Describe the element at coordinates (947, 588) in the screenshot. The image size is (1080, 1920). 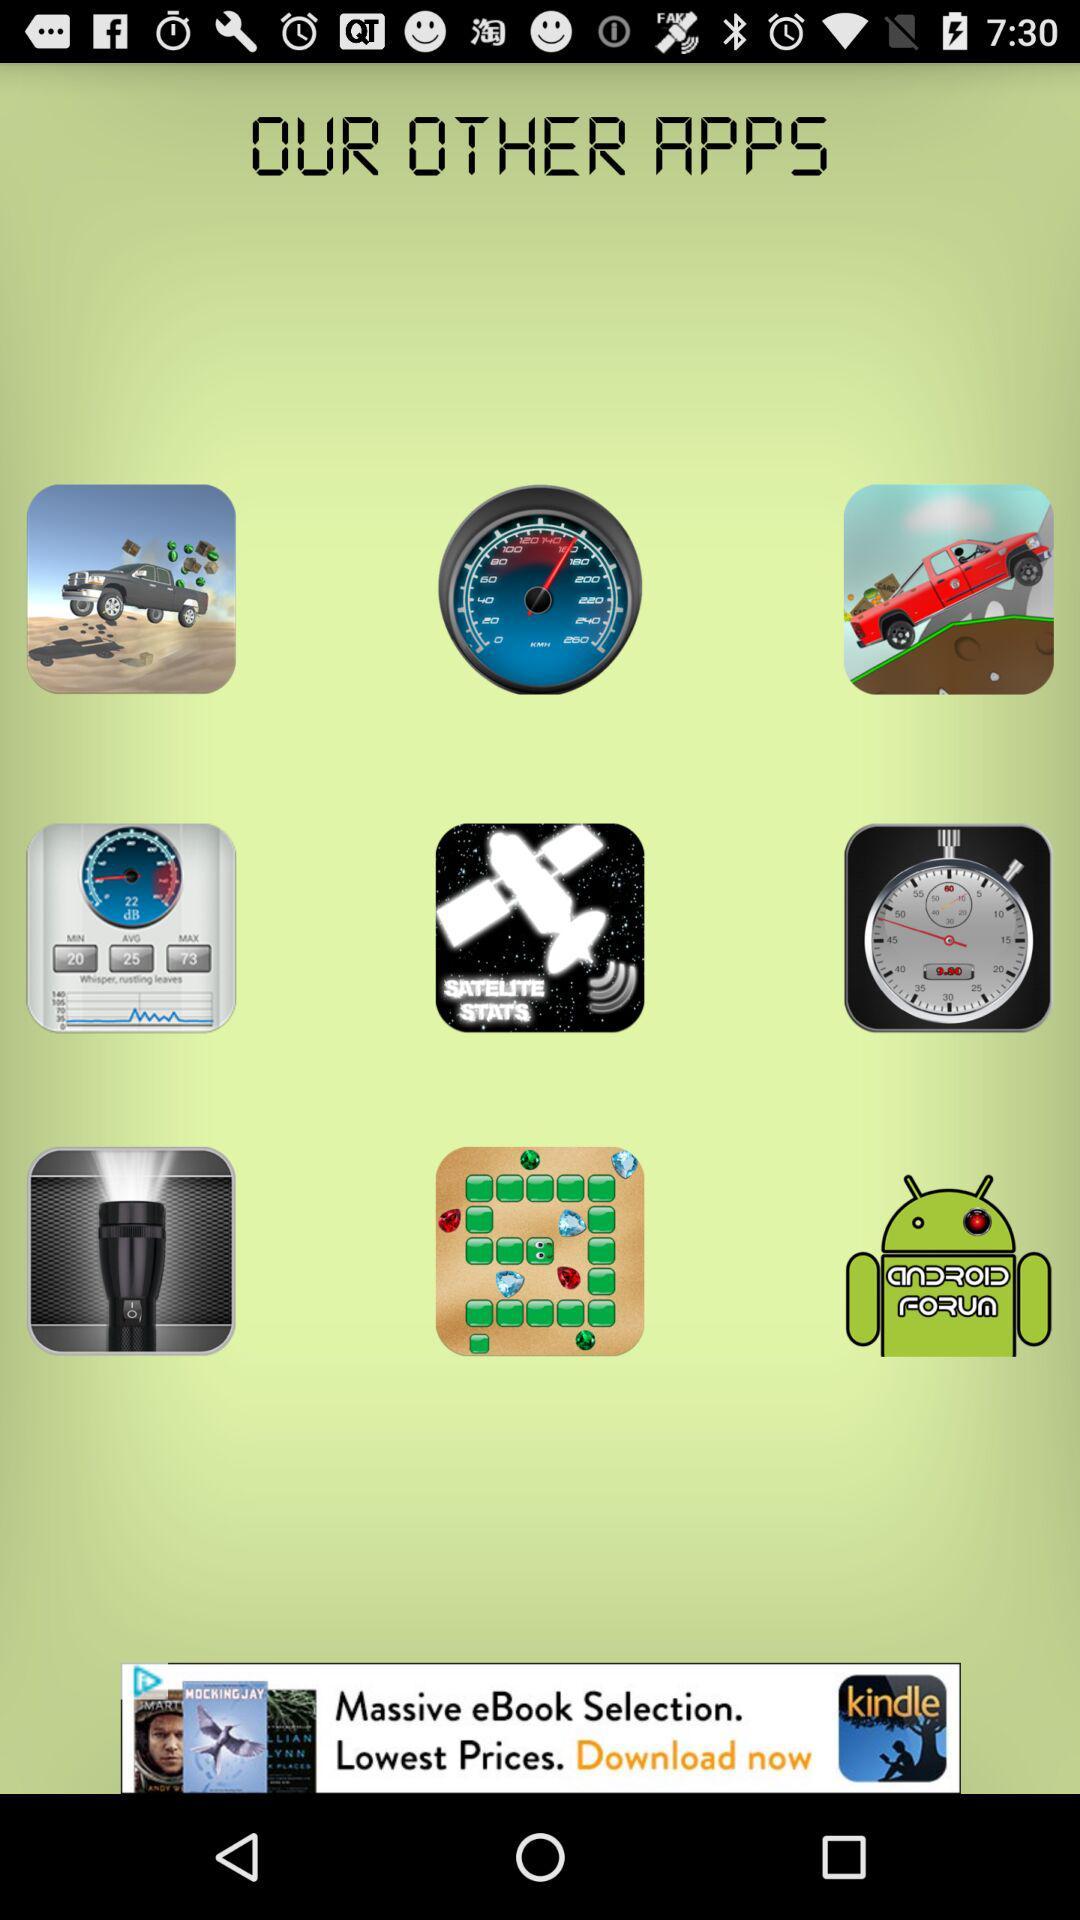
I see `game` at that location.